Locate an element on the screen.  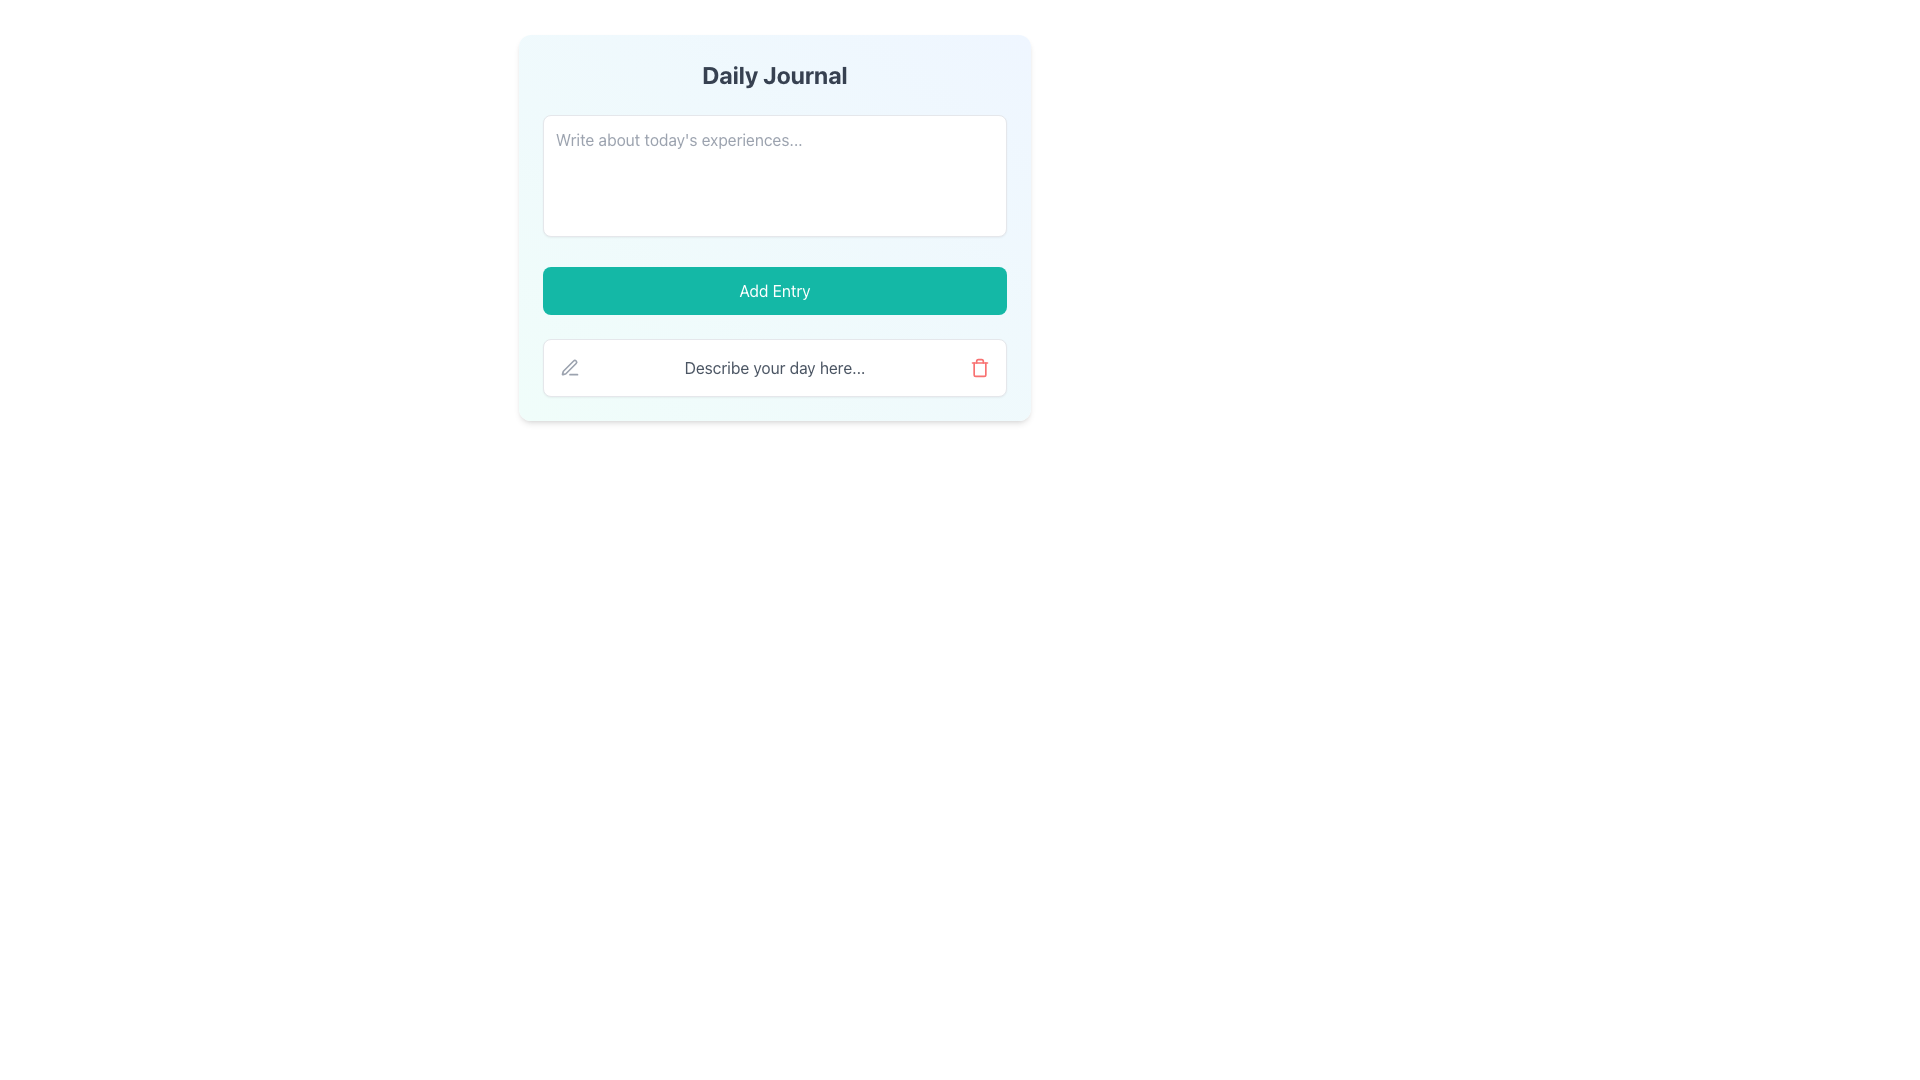
the text label displaying 'Describe your day here...' which is centered within the Daily Journal card and has a gray color is located at coordinates (773, 367).